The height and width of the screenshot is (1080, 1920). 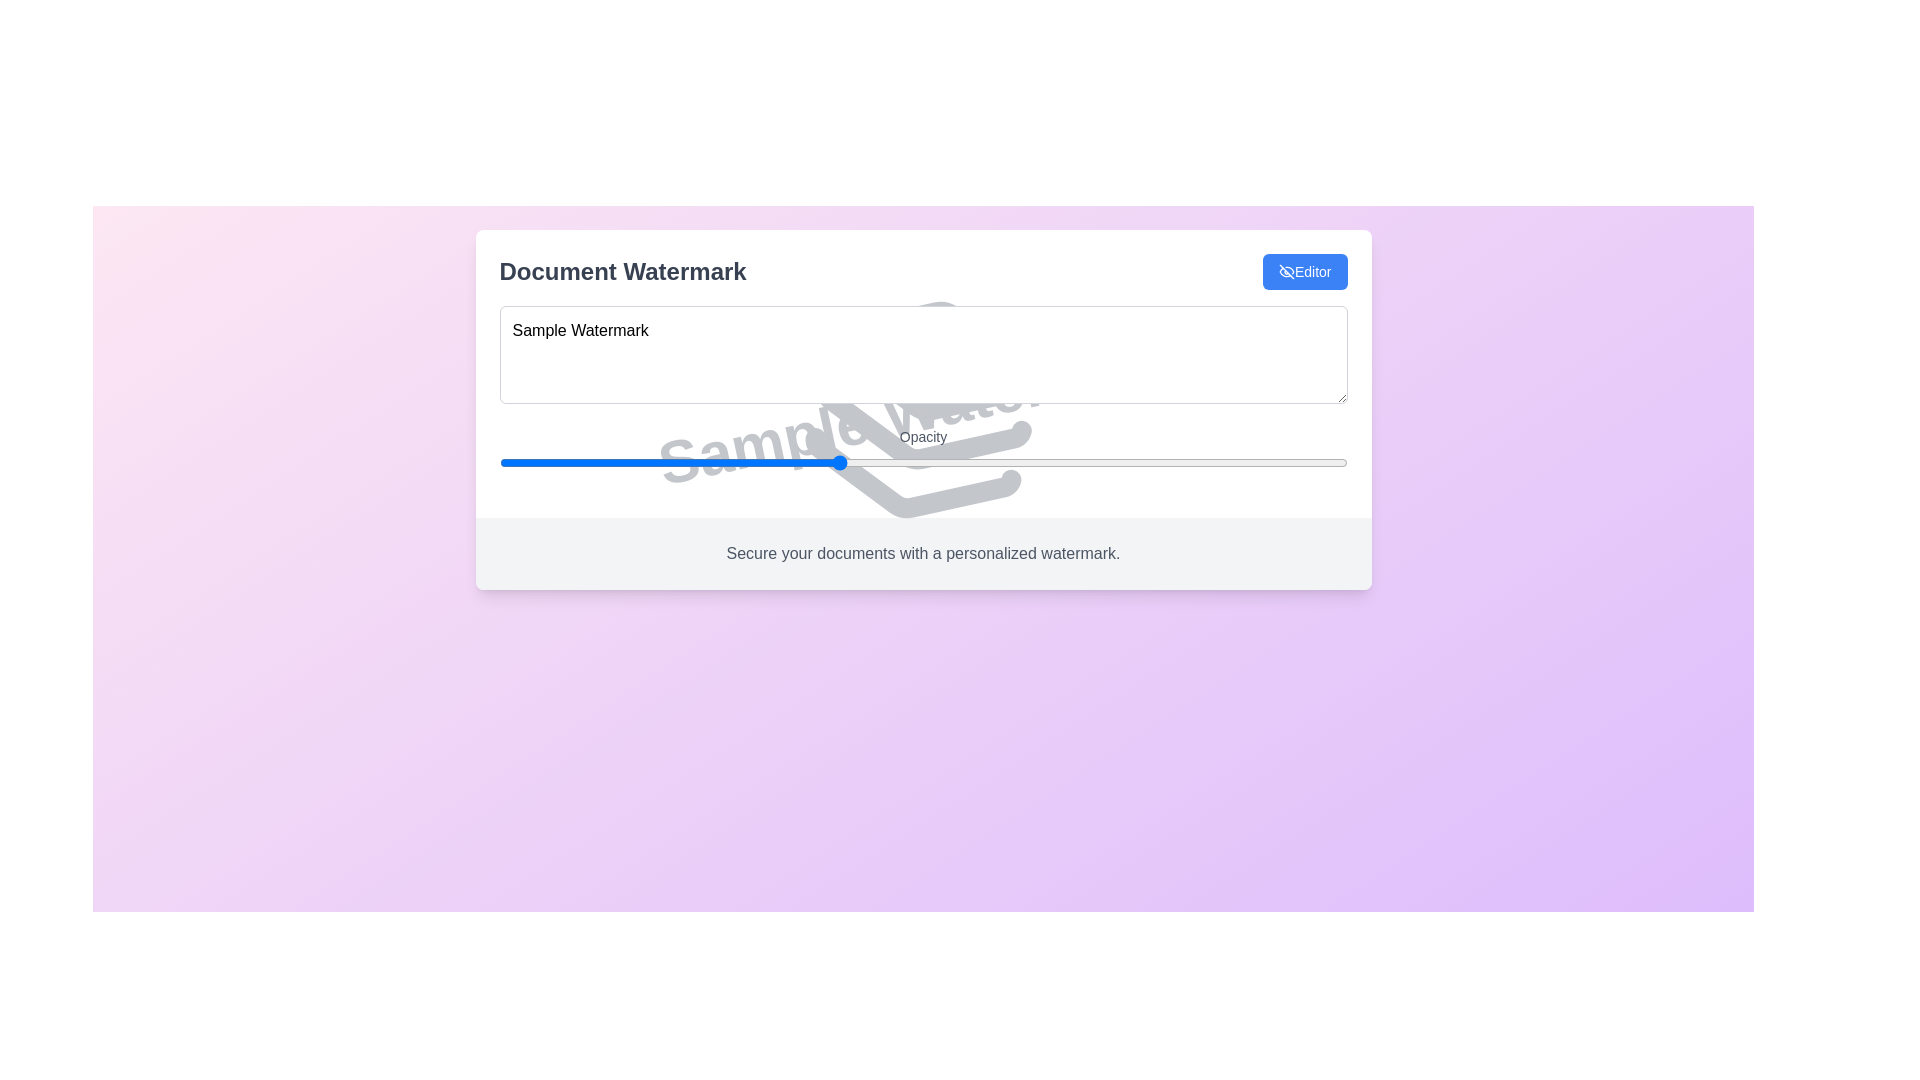 I want to click on the gray abstract vector shape resembling a bent polygon, which is the third layer in a stack of decorative elements in the interface, so click(x=906, y=483).